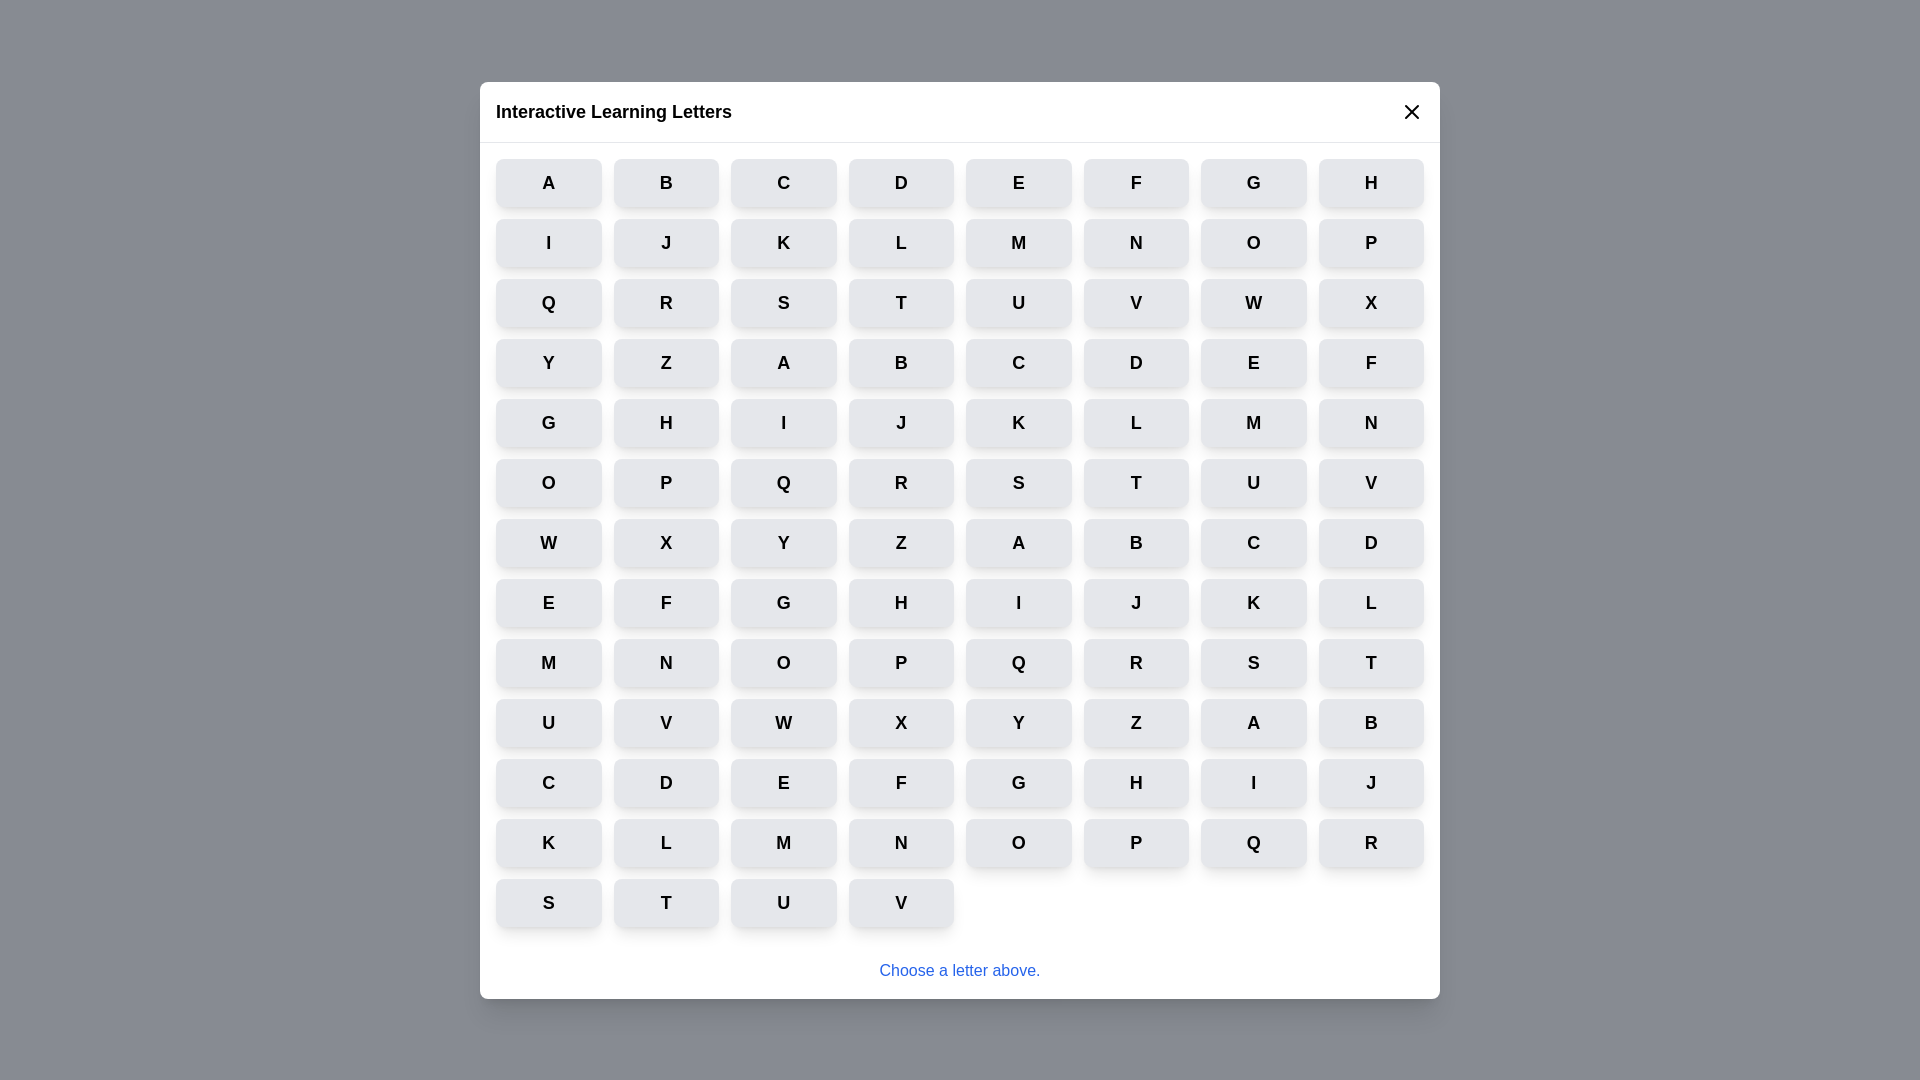 This screenshot has width=1920, height=1080. What do you see at coordinates (1410, 111) in the screenshot?
I see `the close icon to dismiss the dialog` at bounding box center [1410, 111].